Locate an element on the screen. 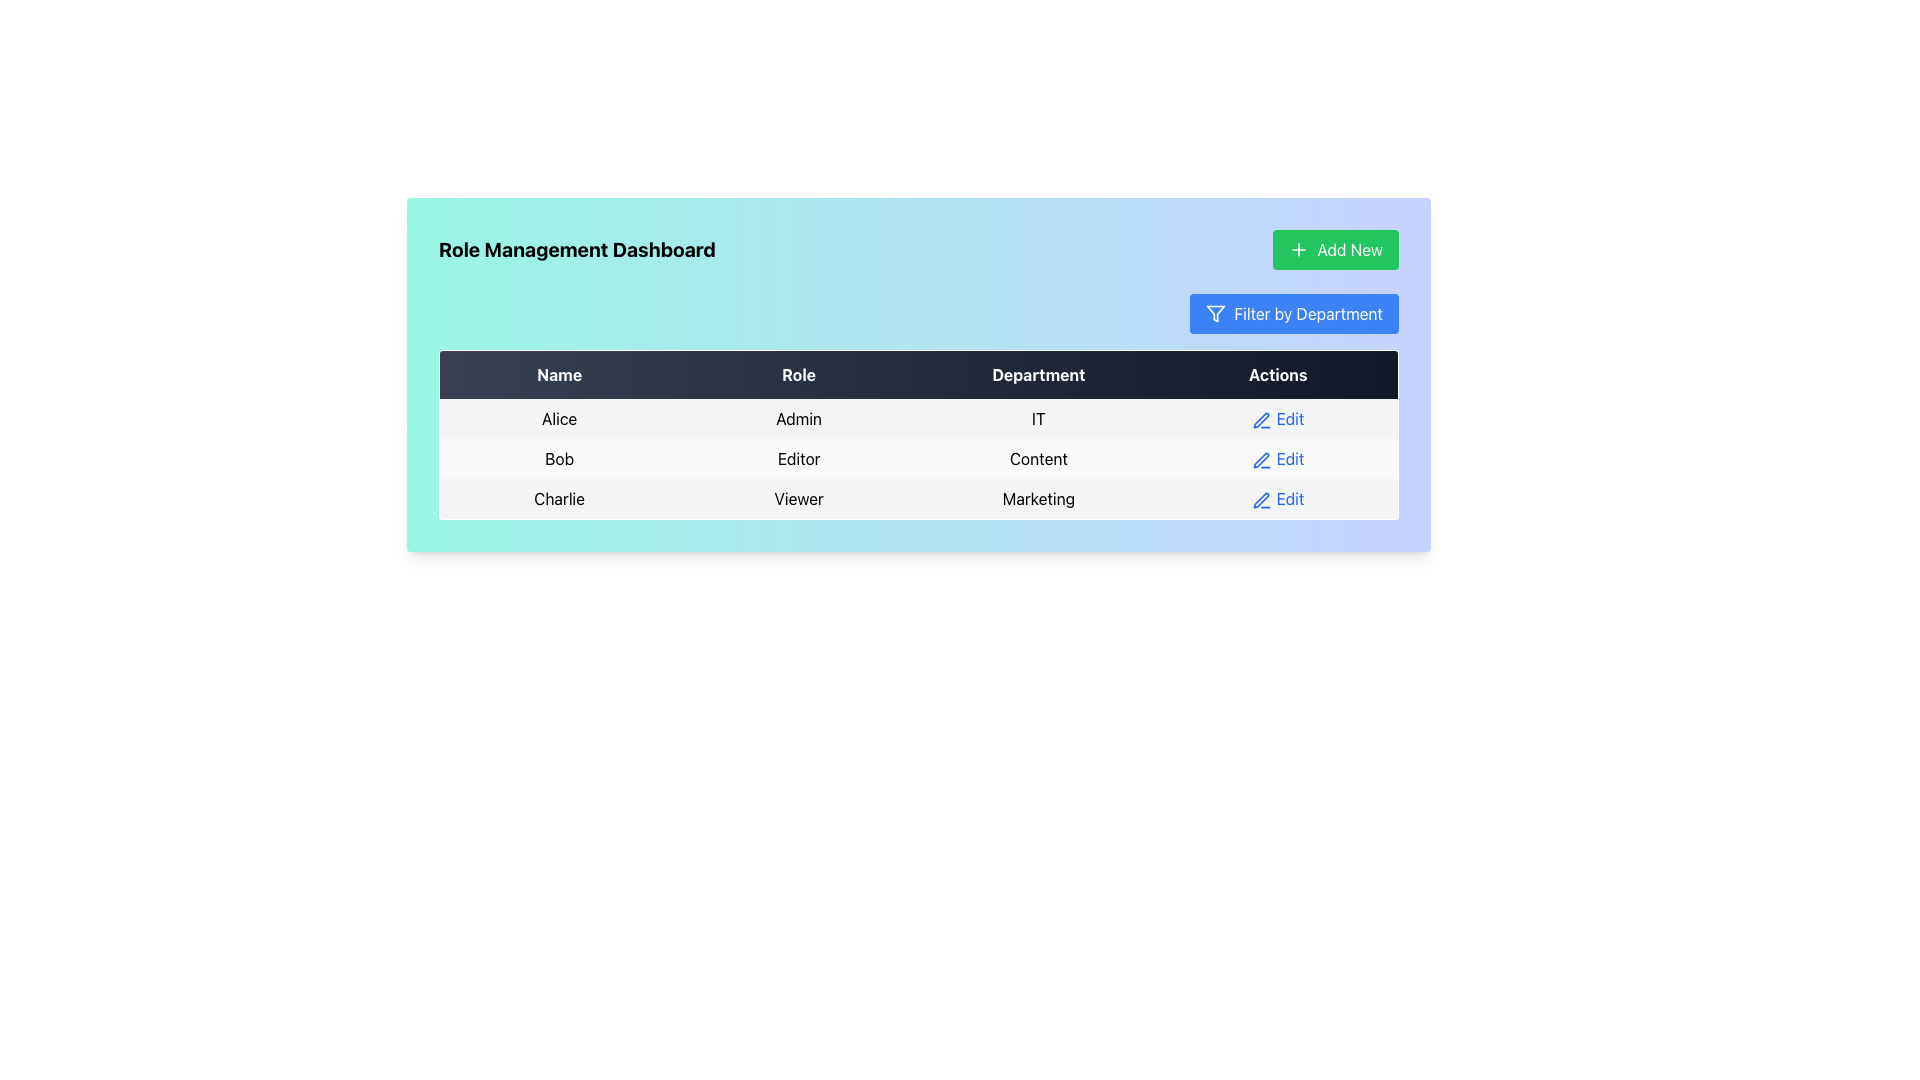 The width and height of the screenshot is (1920, 1080). the Hyperlink button with an icon in the last row of the table under the 'Actions' column is located at coordinates (1277, 497).